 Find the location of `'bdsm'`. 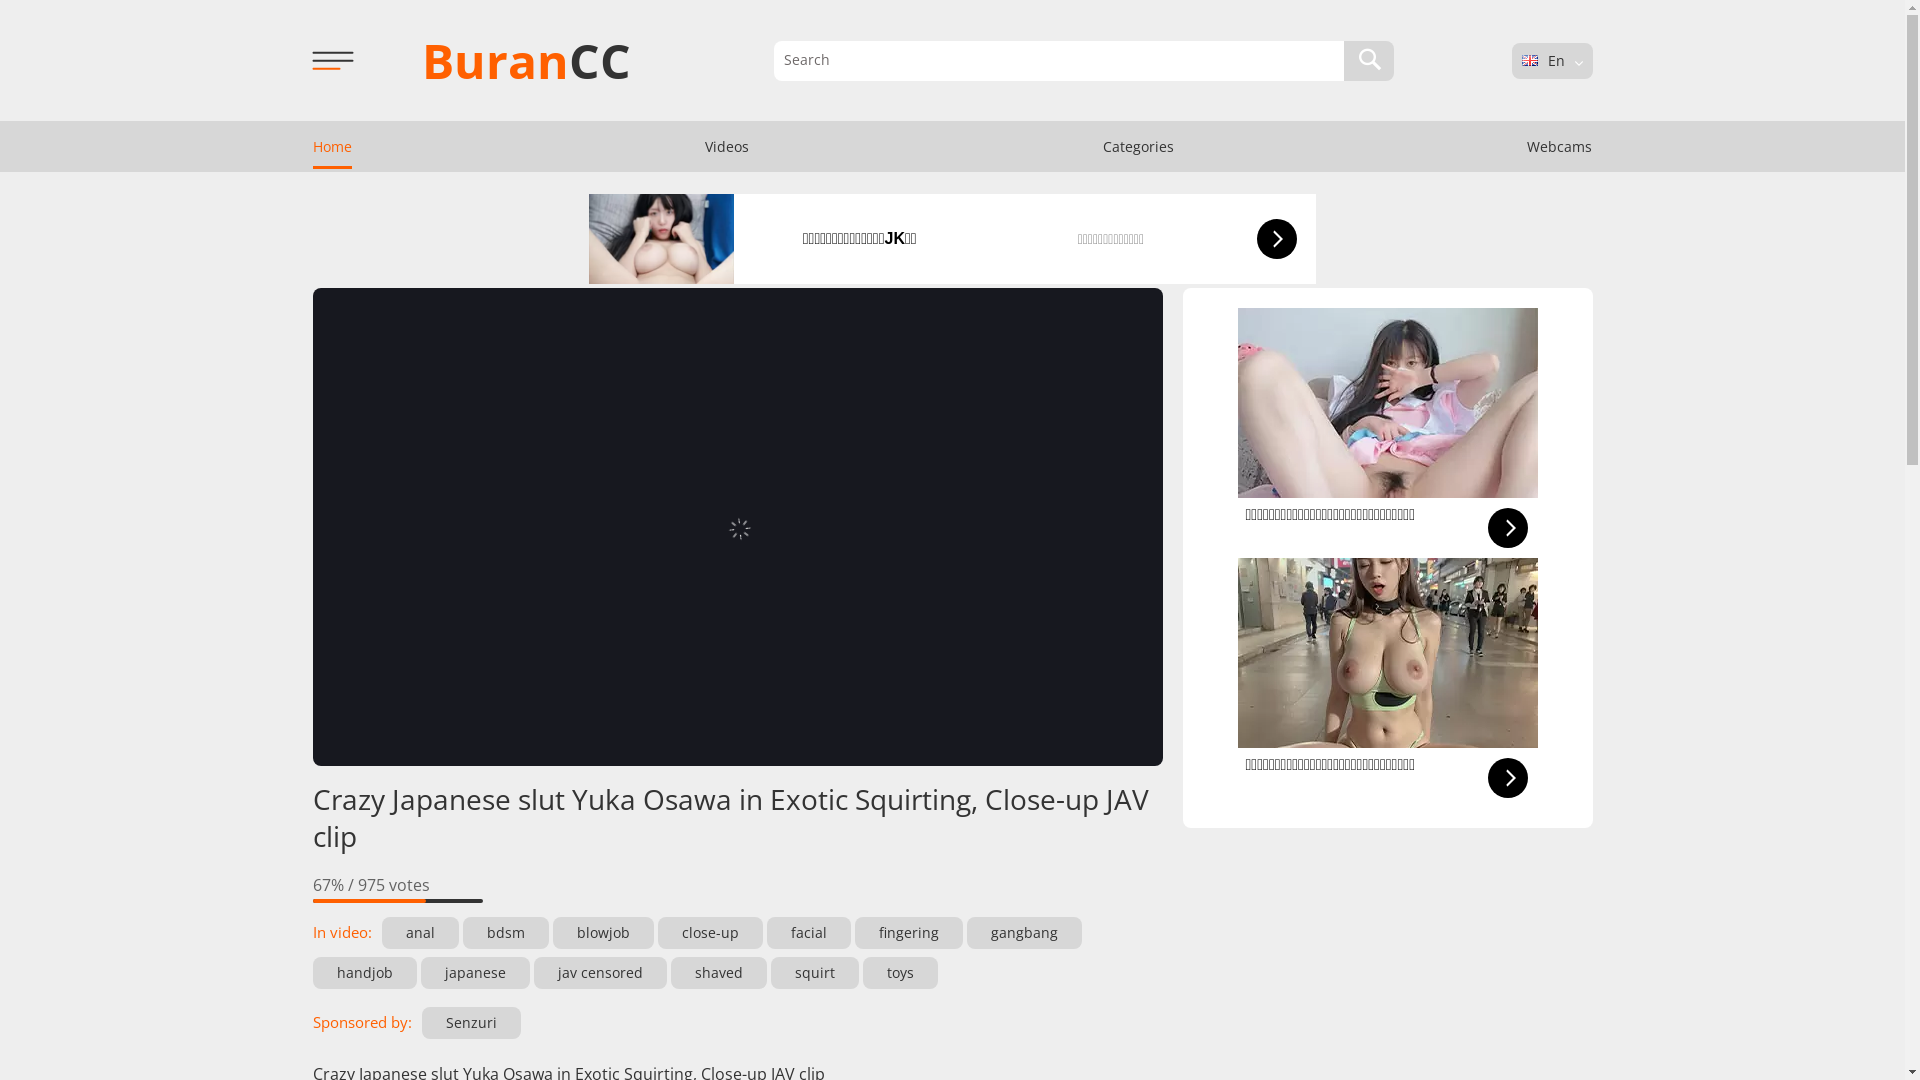

'bdsm' is located at coordinates (504, 933).